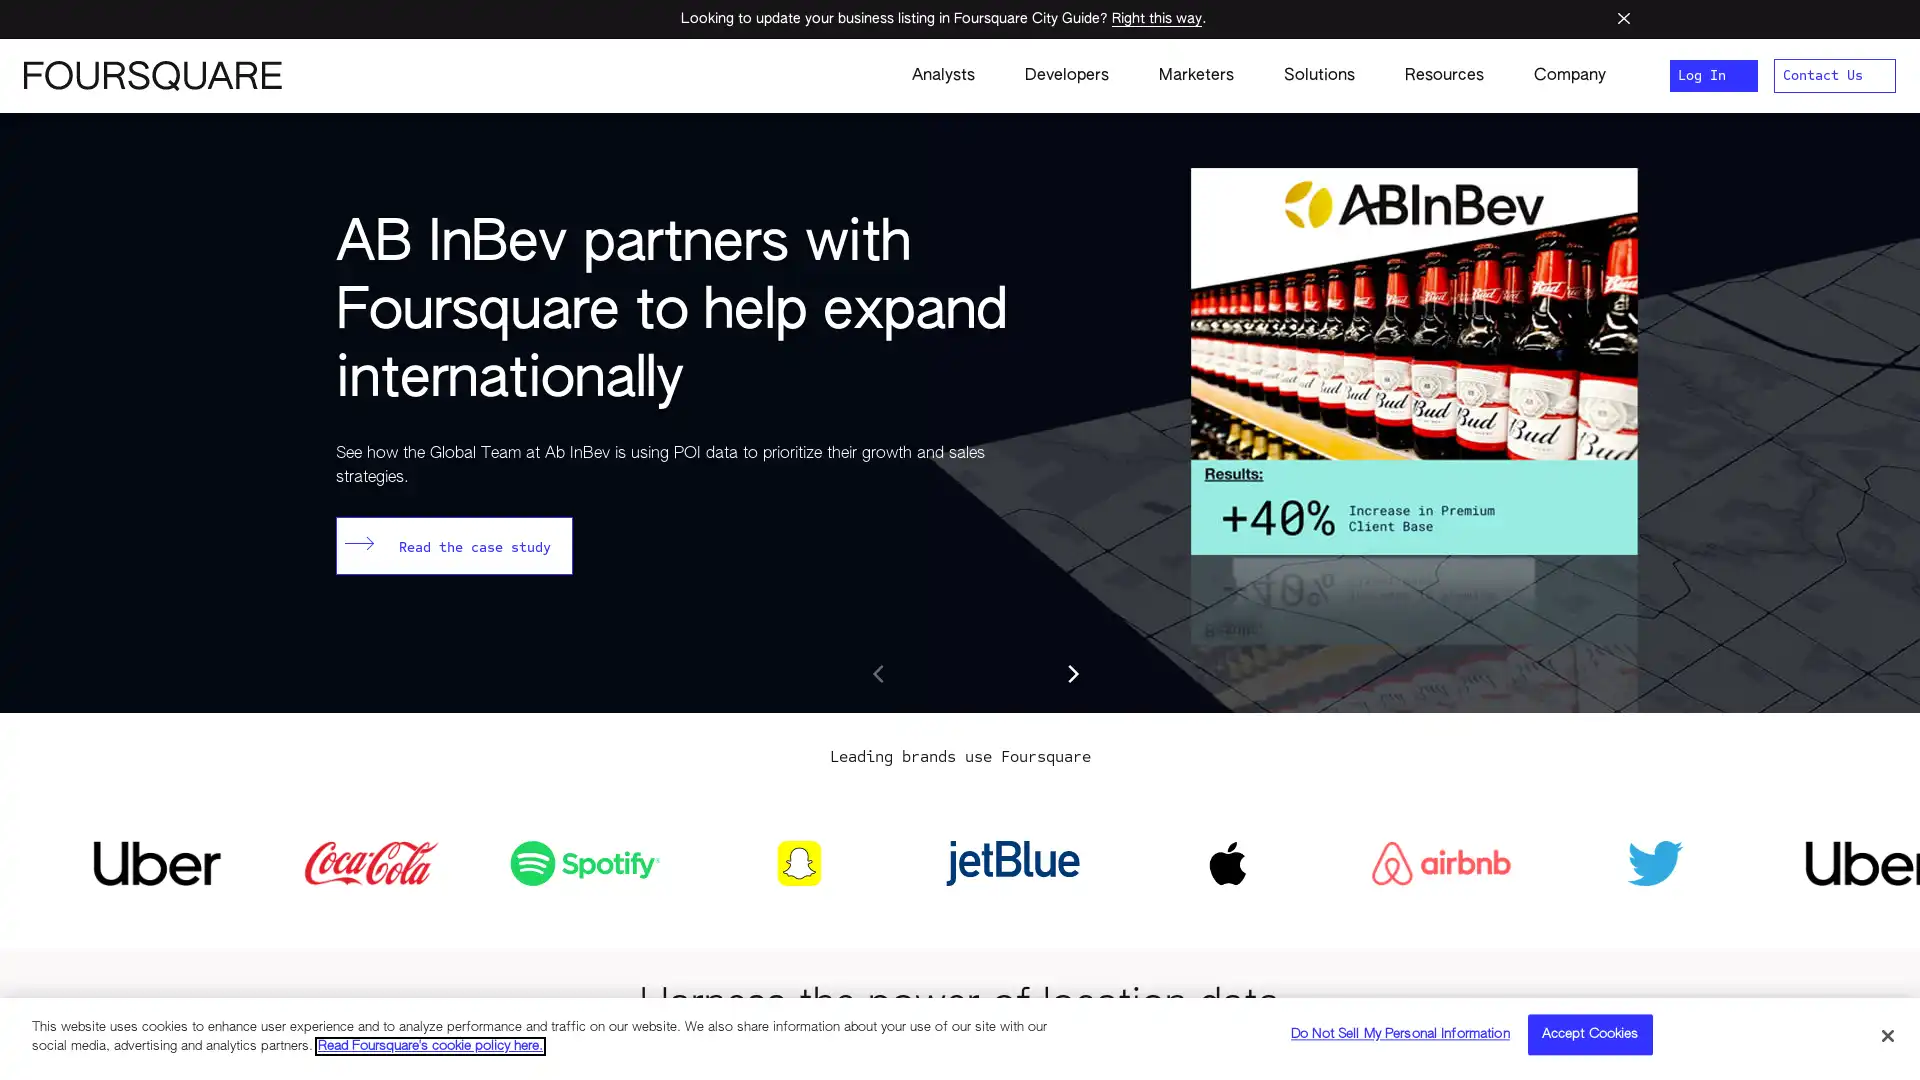  What do you see at coordinates (1588, 1035) in the screenshot?
I see `Accept Cookies` at bounding box center [1588, 1035].